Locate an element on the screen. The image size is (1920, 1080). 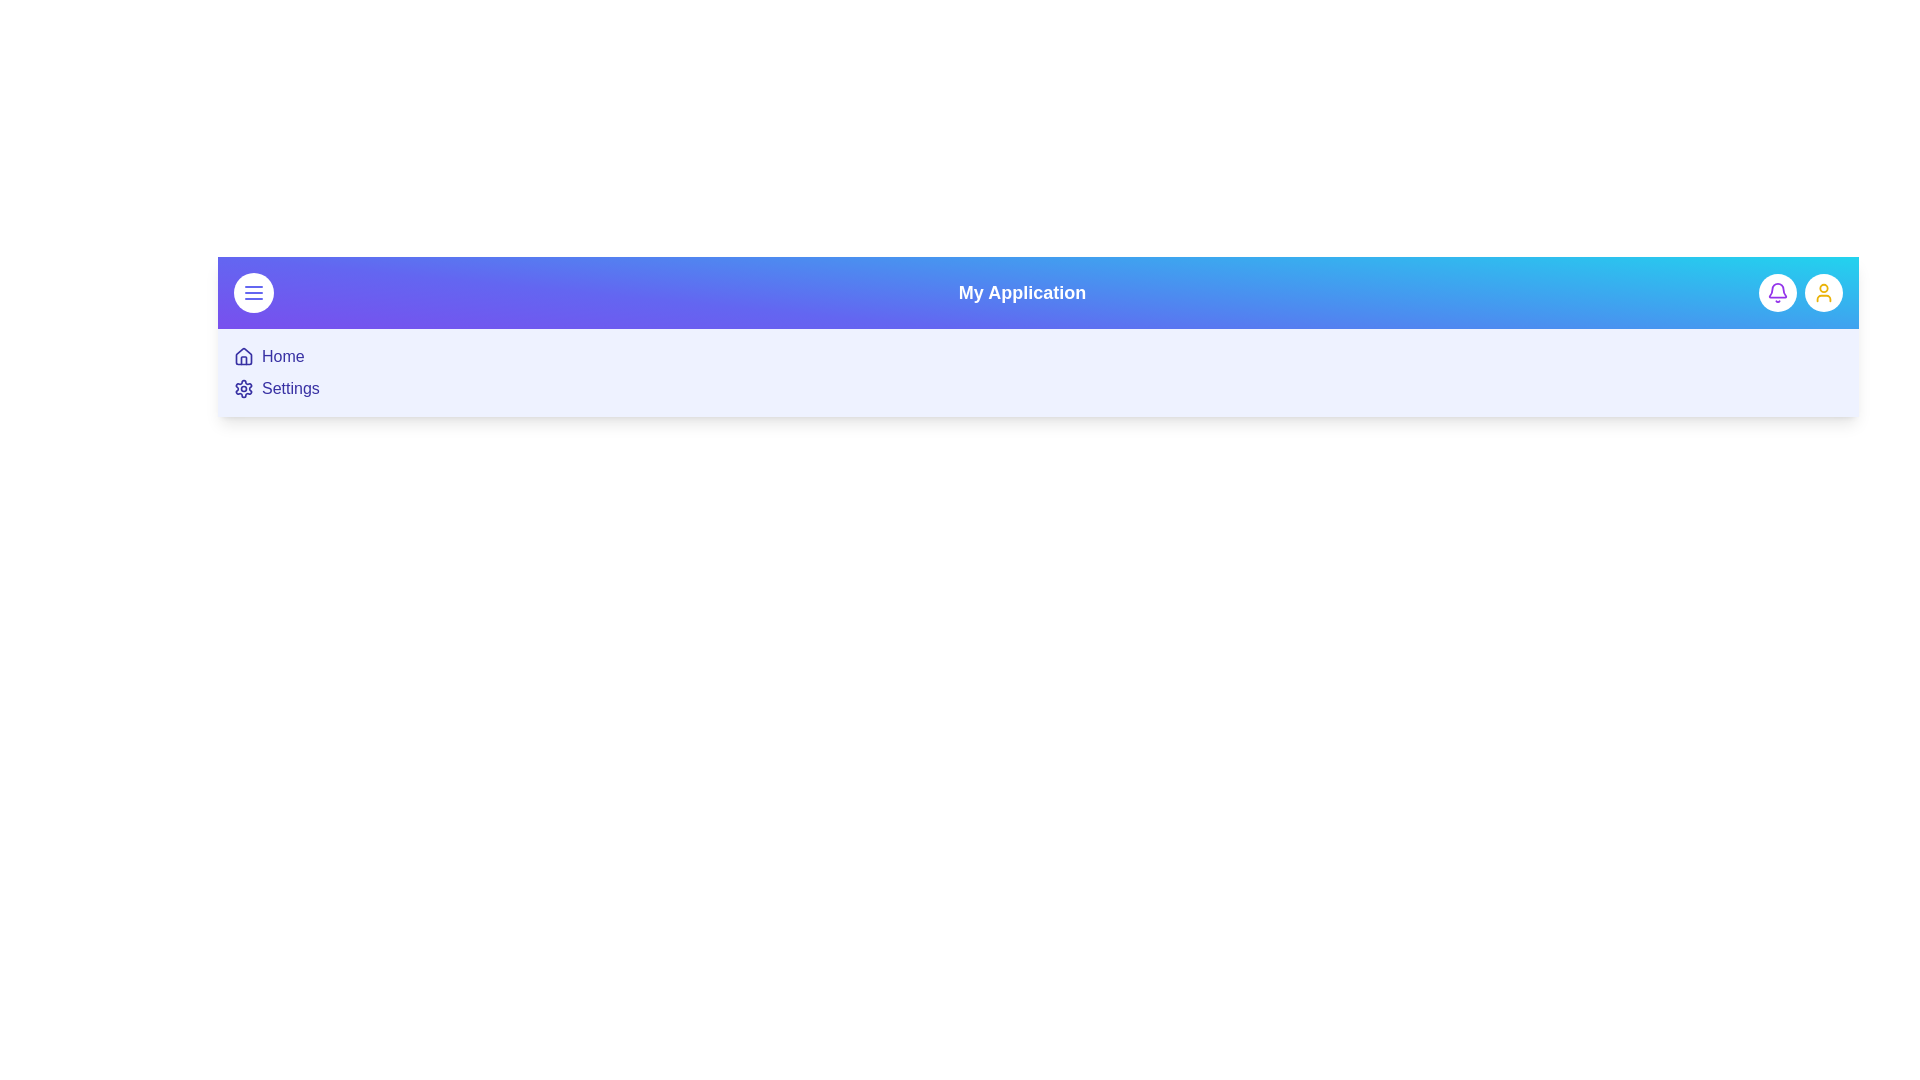
the notification button to trigger its action is located at coordinates (1777, 293).